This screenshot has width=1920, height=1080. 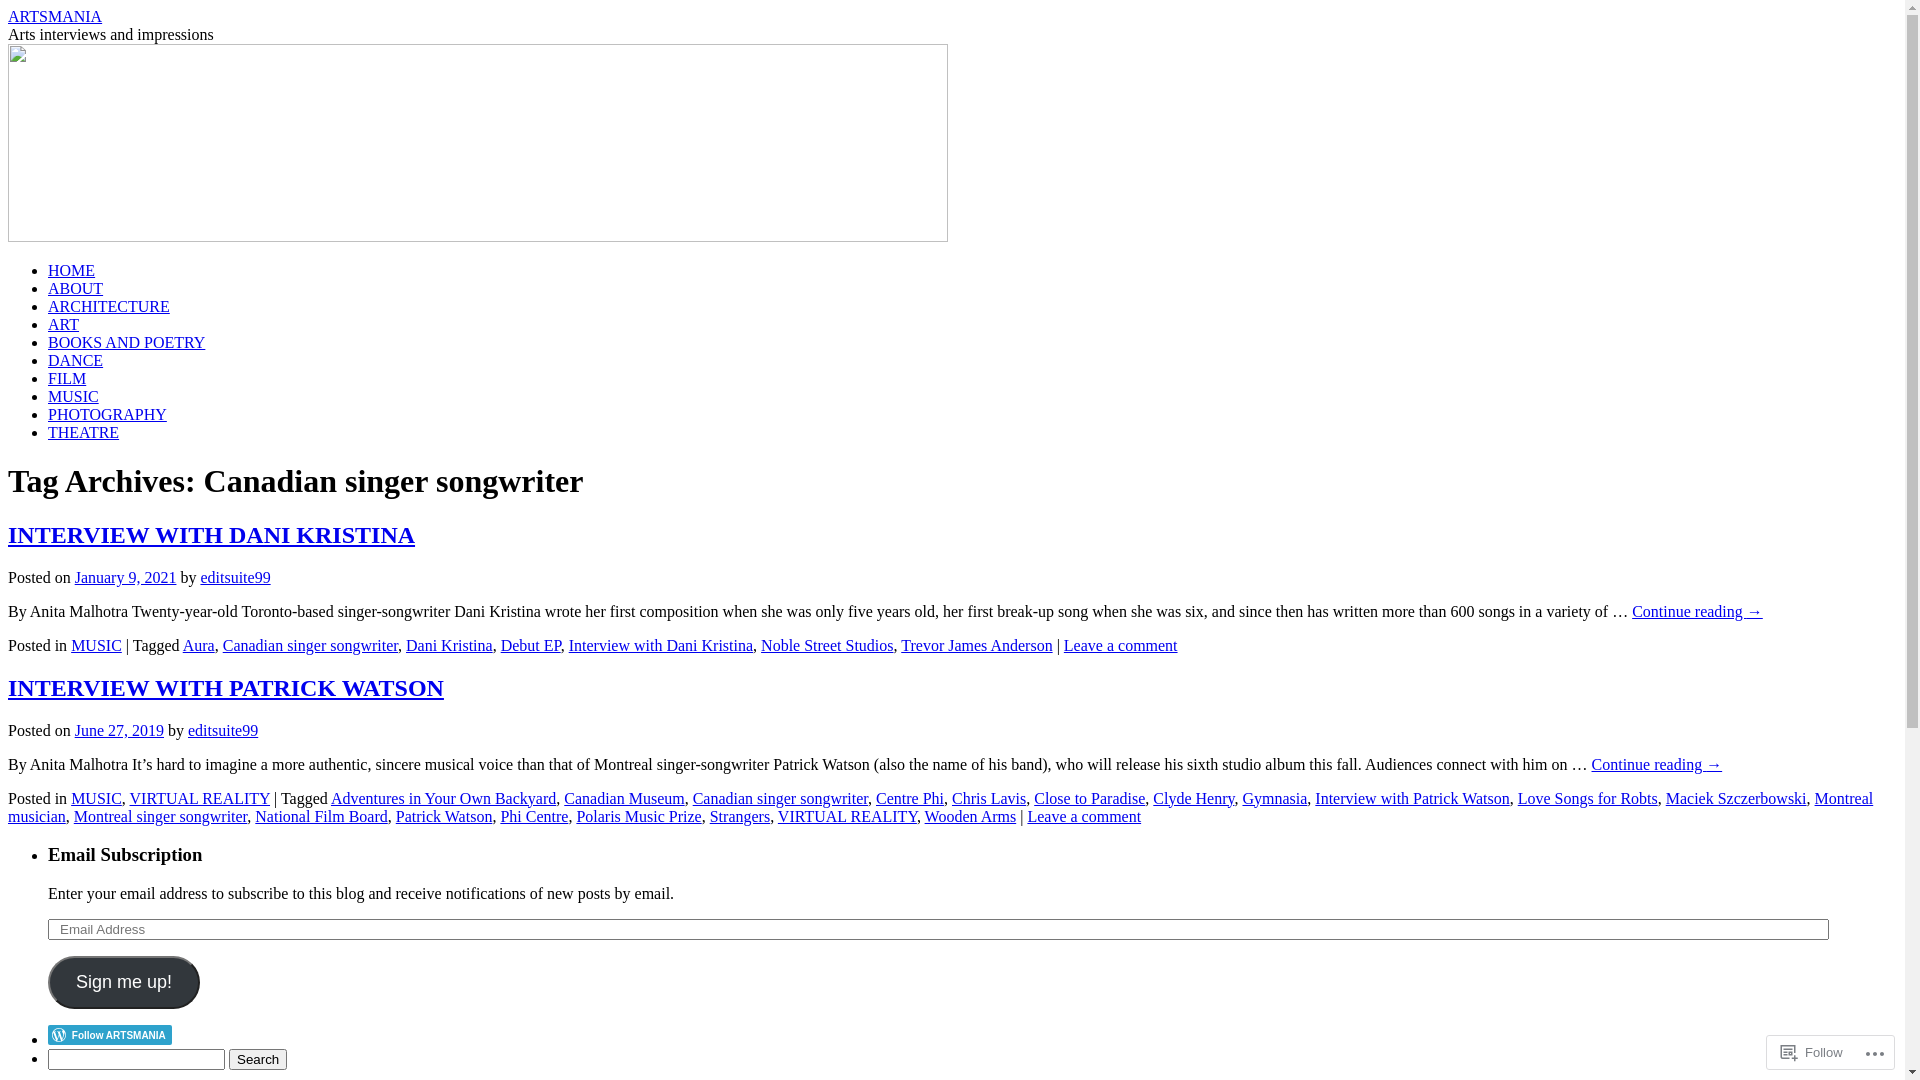 I want to click on 'Centre Phi', so click(x=909, y=797).